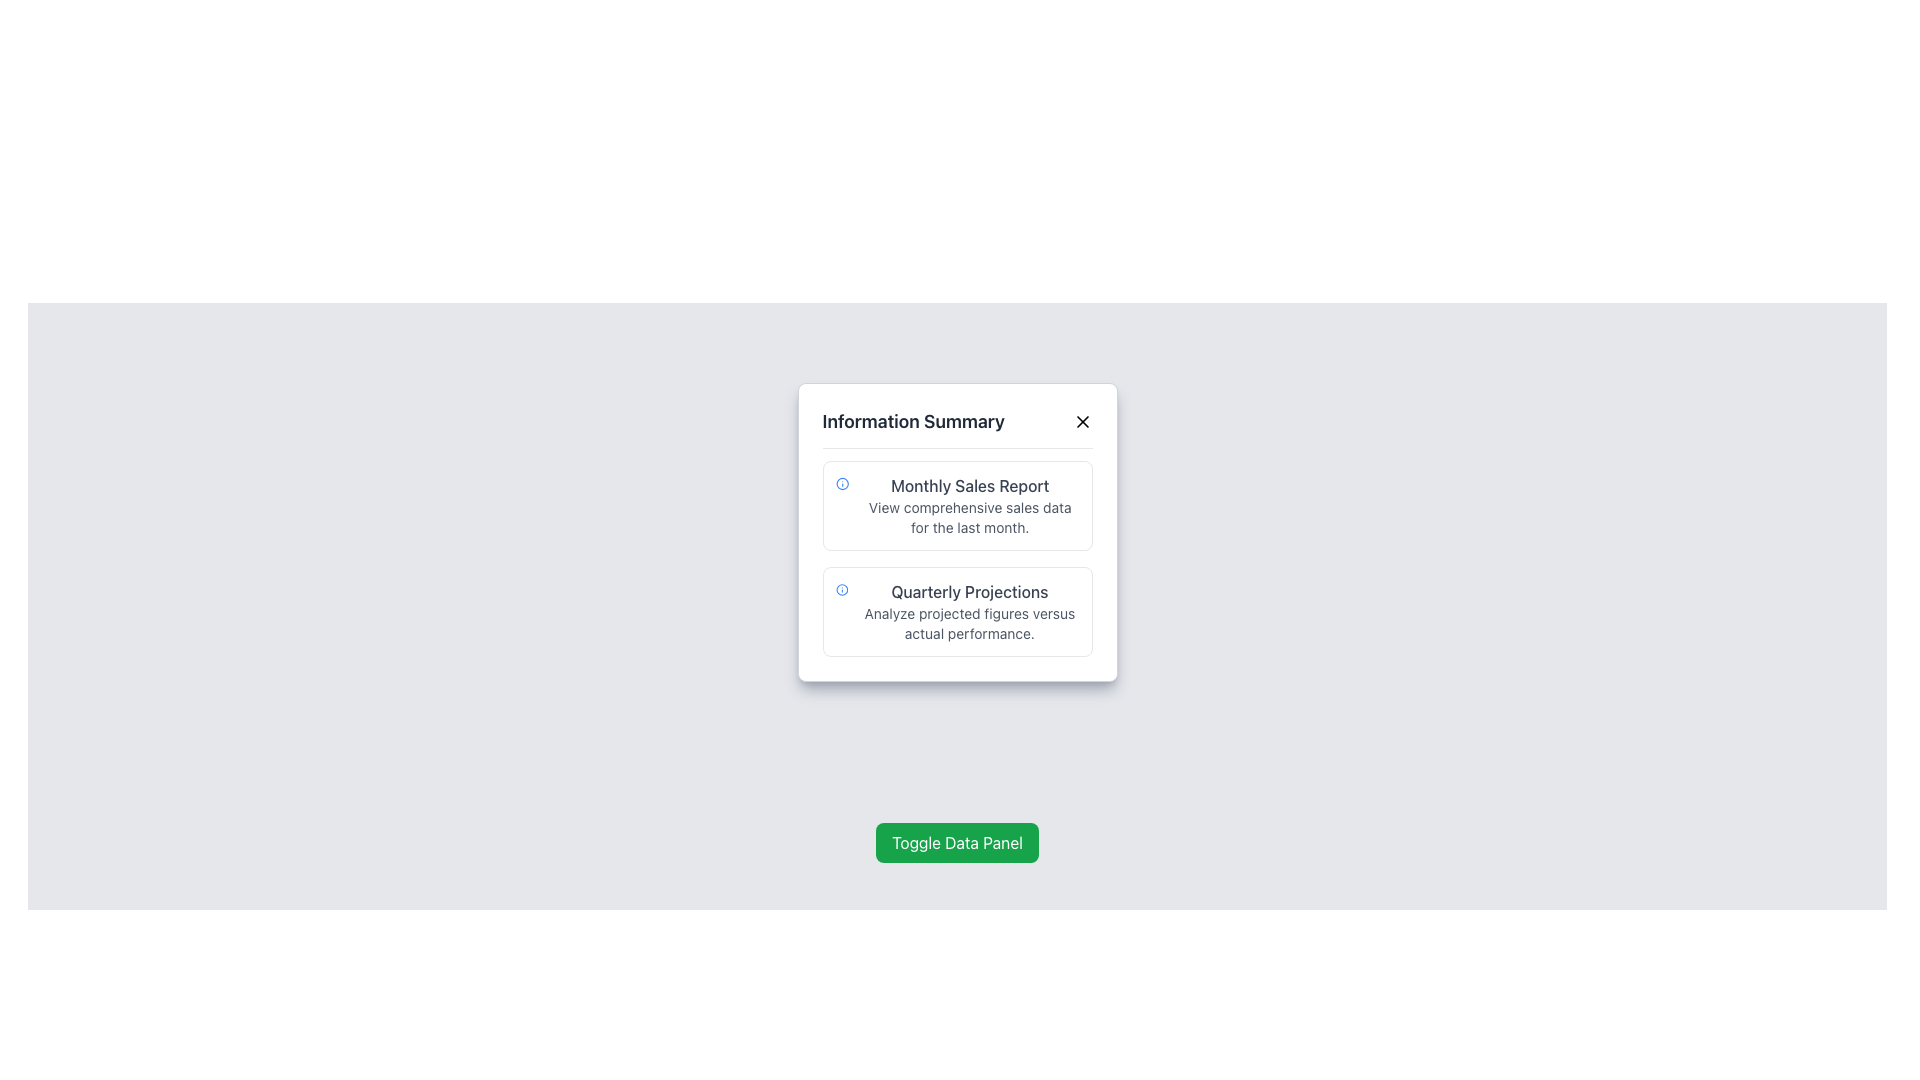  Describe the element at coordinates (1081, 420) in the screenshot. I see `the red 'X' icon button located at the top-right corner of the 'Information Summary' card` at that location.